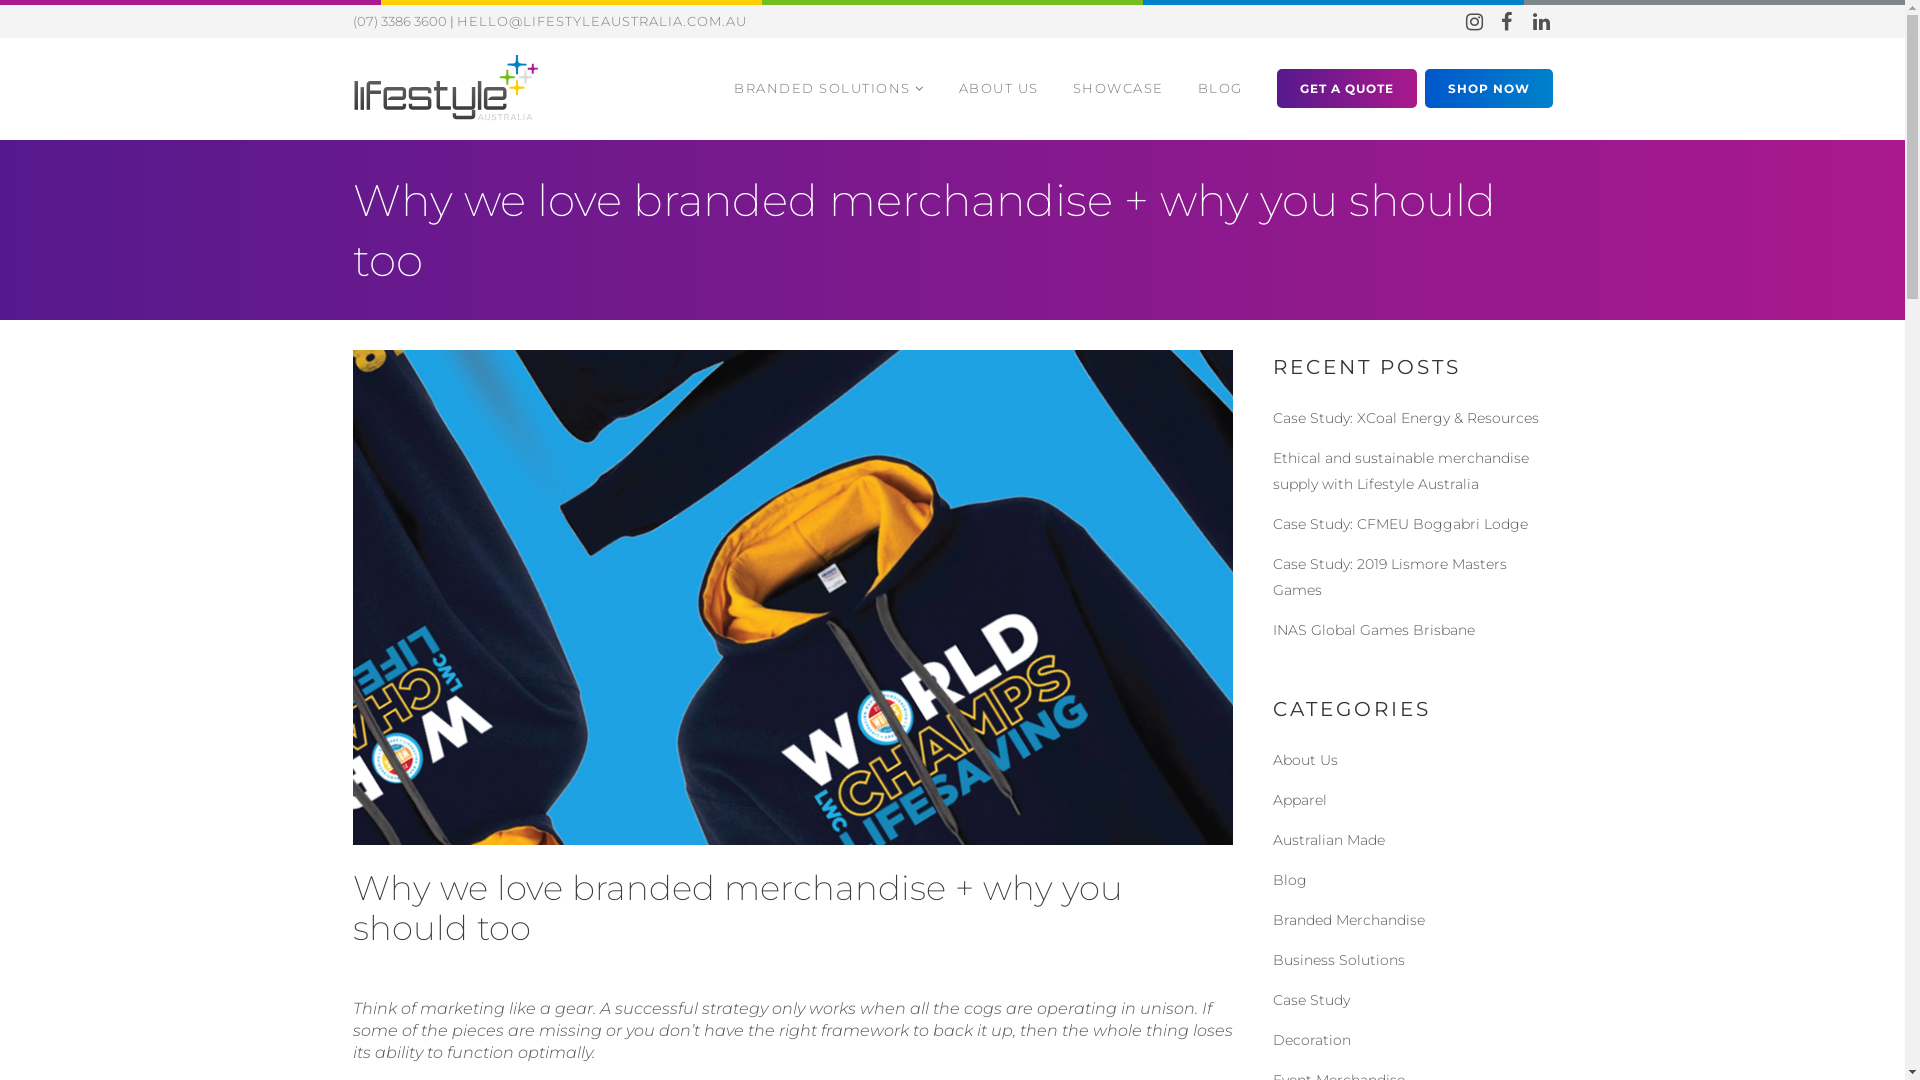  Describe the element at coordinates (1371, 628) in the screenshot. I see `'INAS Global Games Brisbane'` at that location.